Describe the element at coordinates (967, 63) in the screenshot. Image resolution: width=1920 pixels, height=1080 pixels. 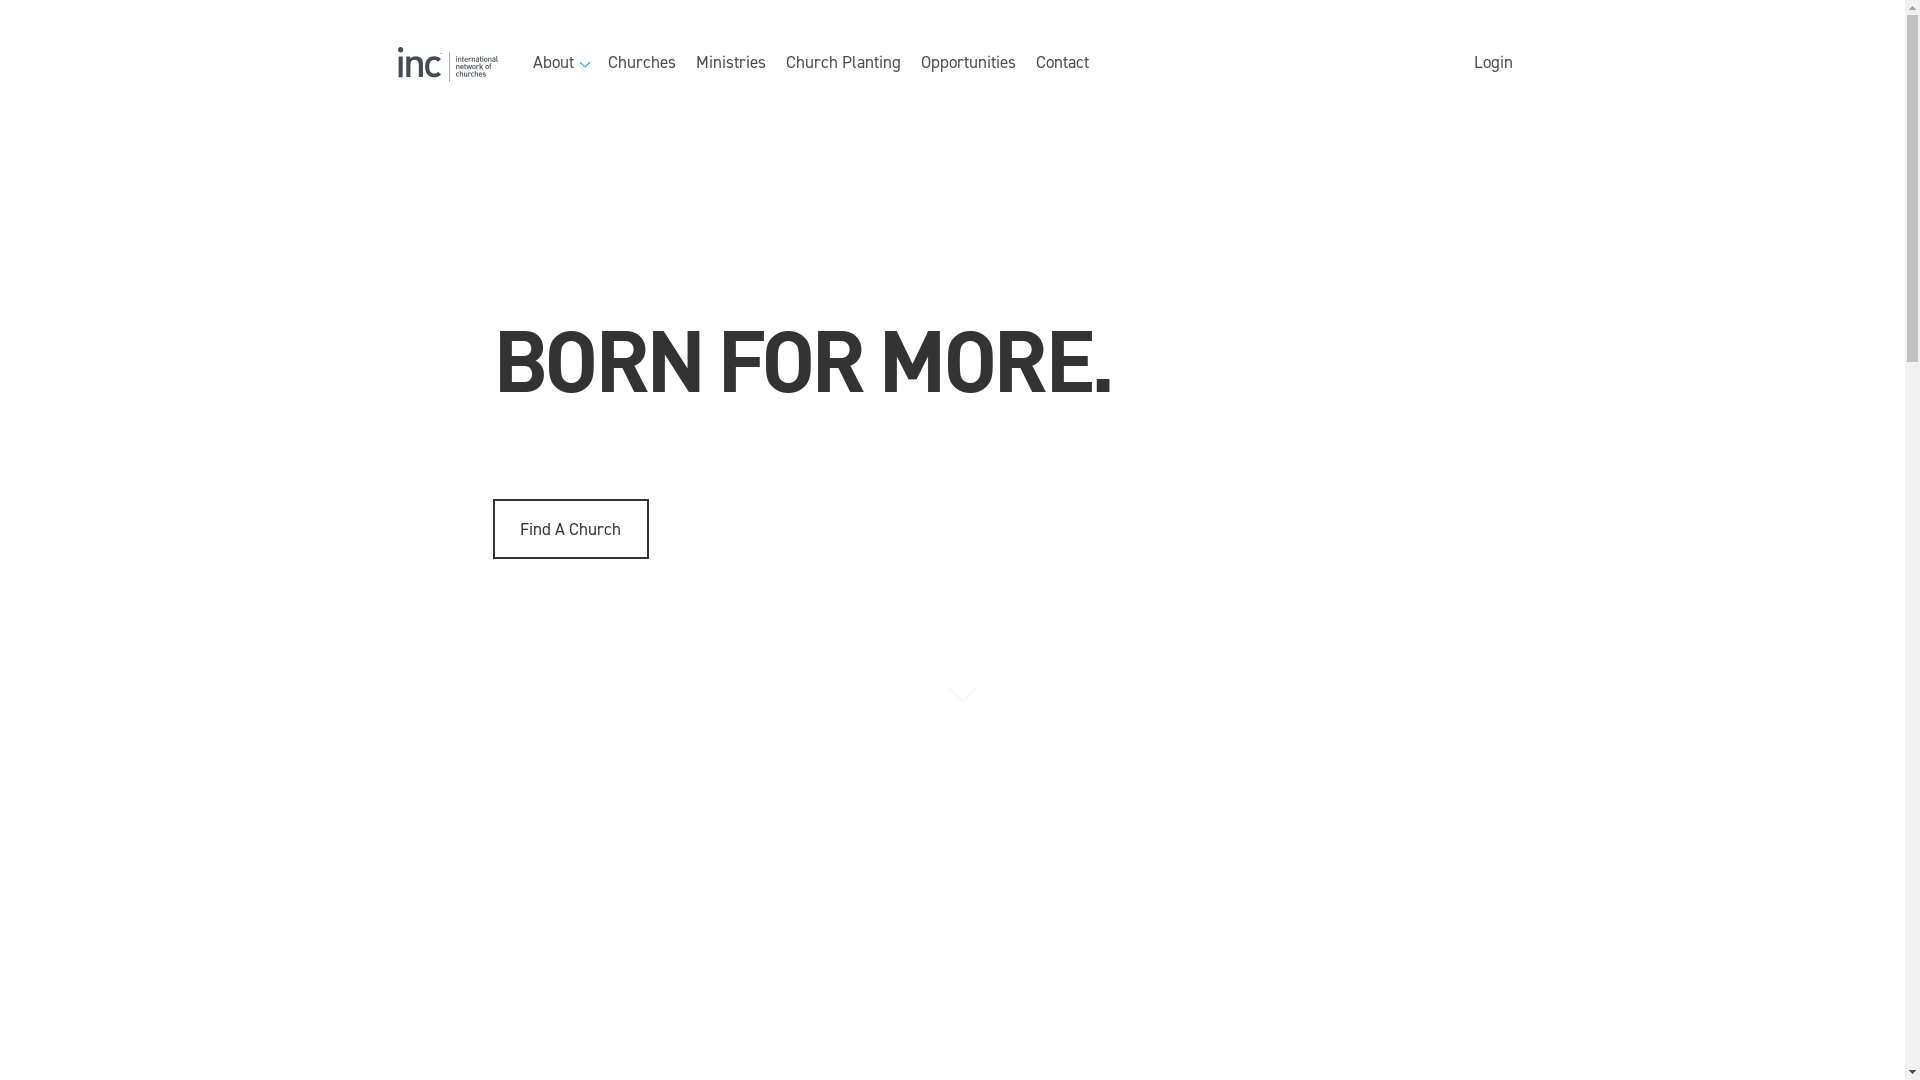
I see `'Opportunities'` at that location.